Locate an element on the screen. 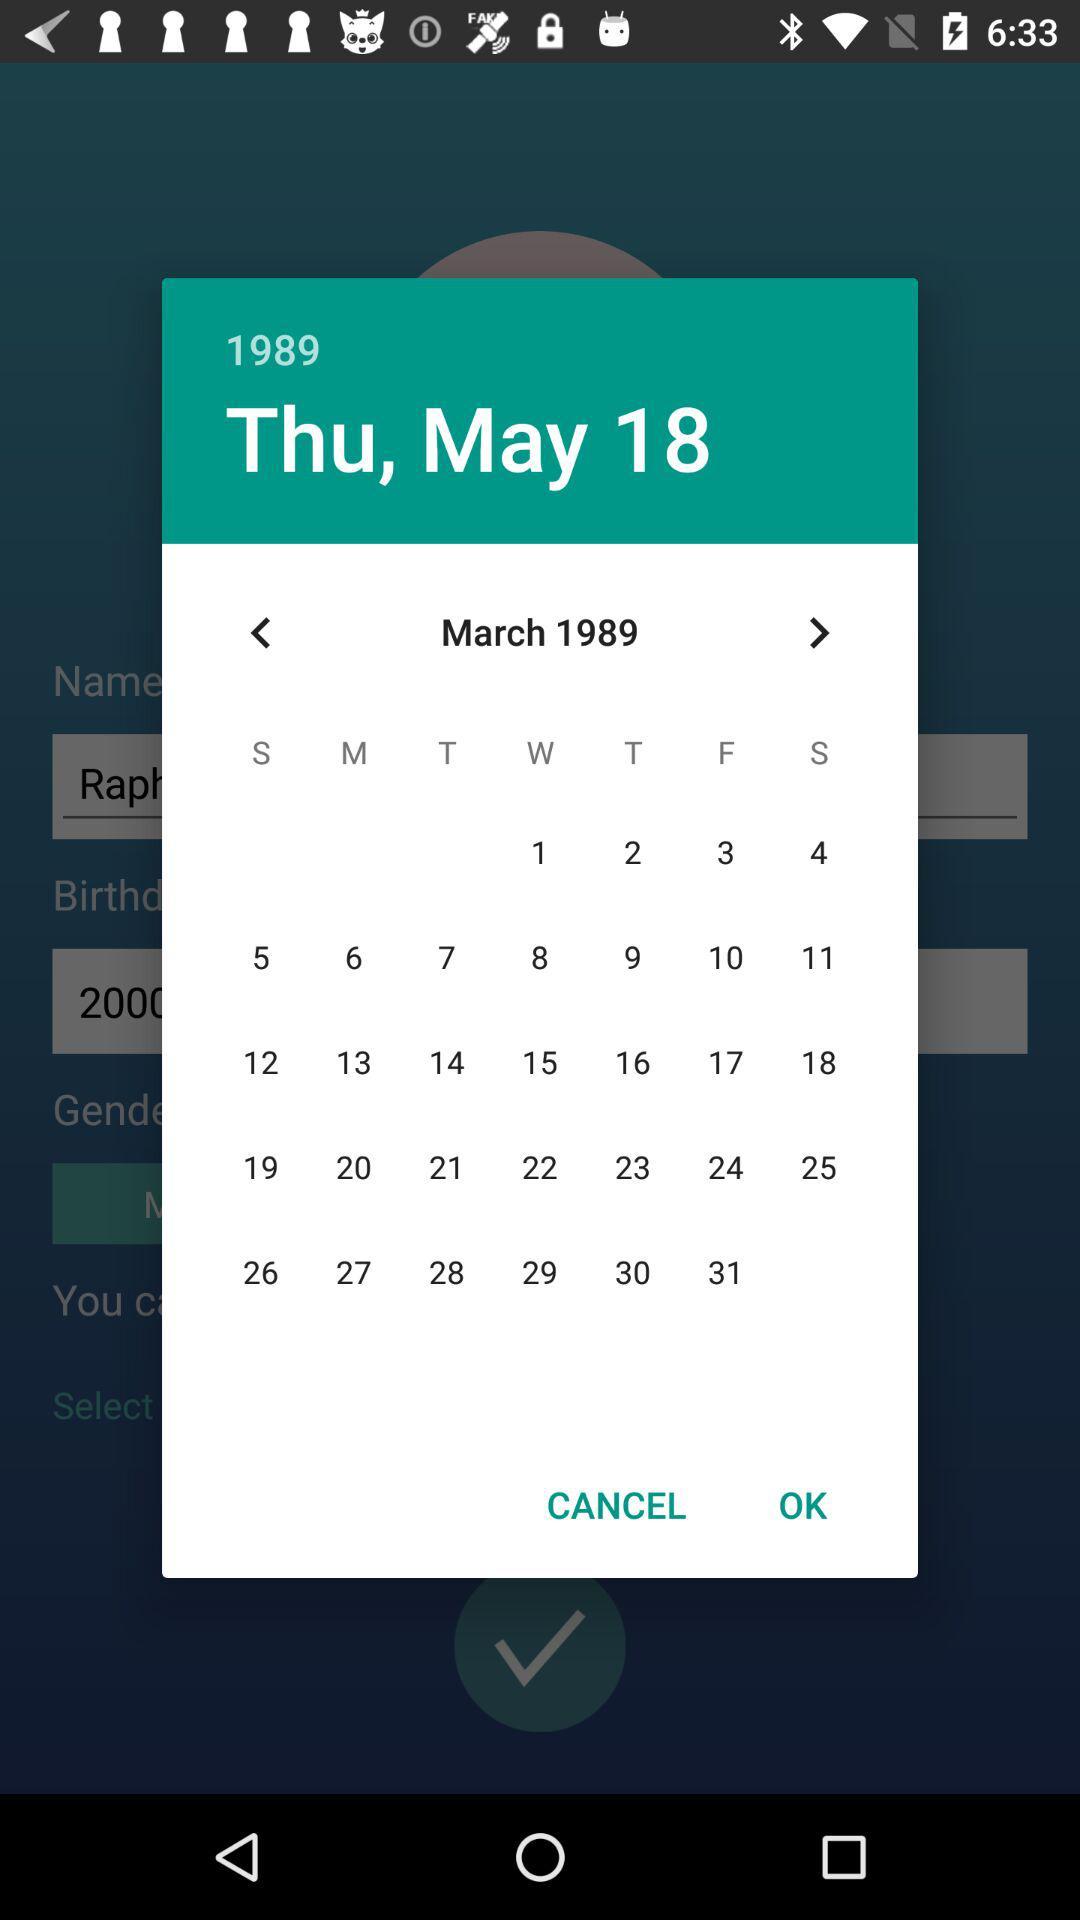 This screenshot has width=1080, height=1920. the icon to the right of the cancel item is located at coordinates (801, 1504).